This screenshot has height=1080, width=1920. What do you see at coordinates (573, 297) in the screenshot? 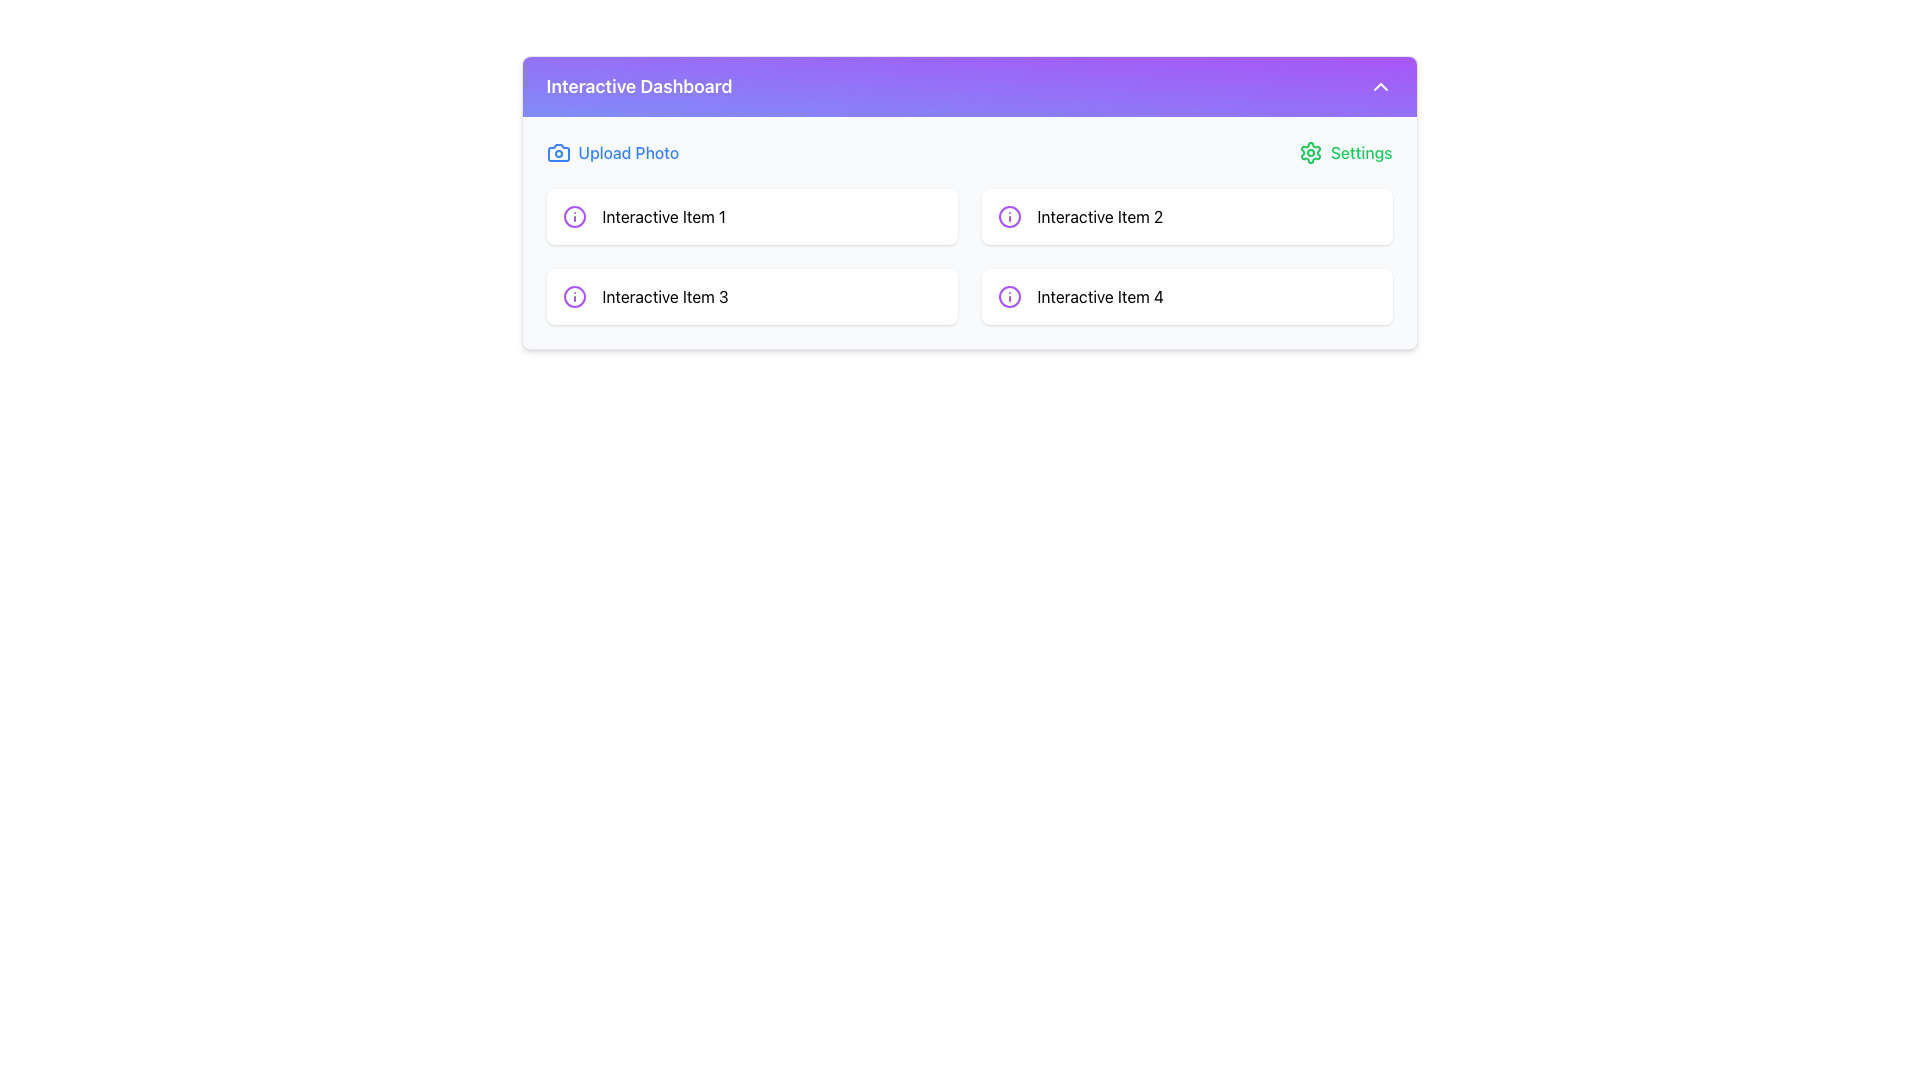
I see `the circular outline element styled in purple, resembling an information symbol, located left of 'Interactive Item 1' in the dashboard interface` at bounding box center [573, 297].